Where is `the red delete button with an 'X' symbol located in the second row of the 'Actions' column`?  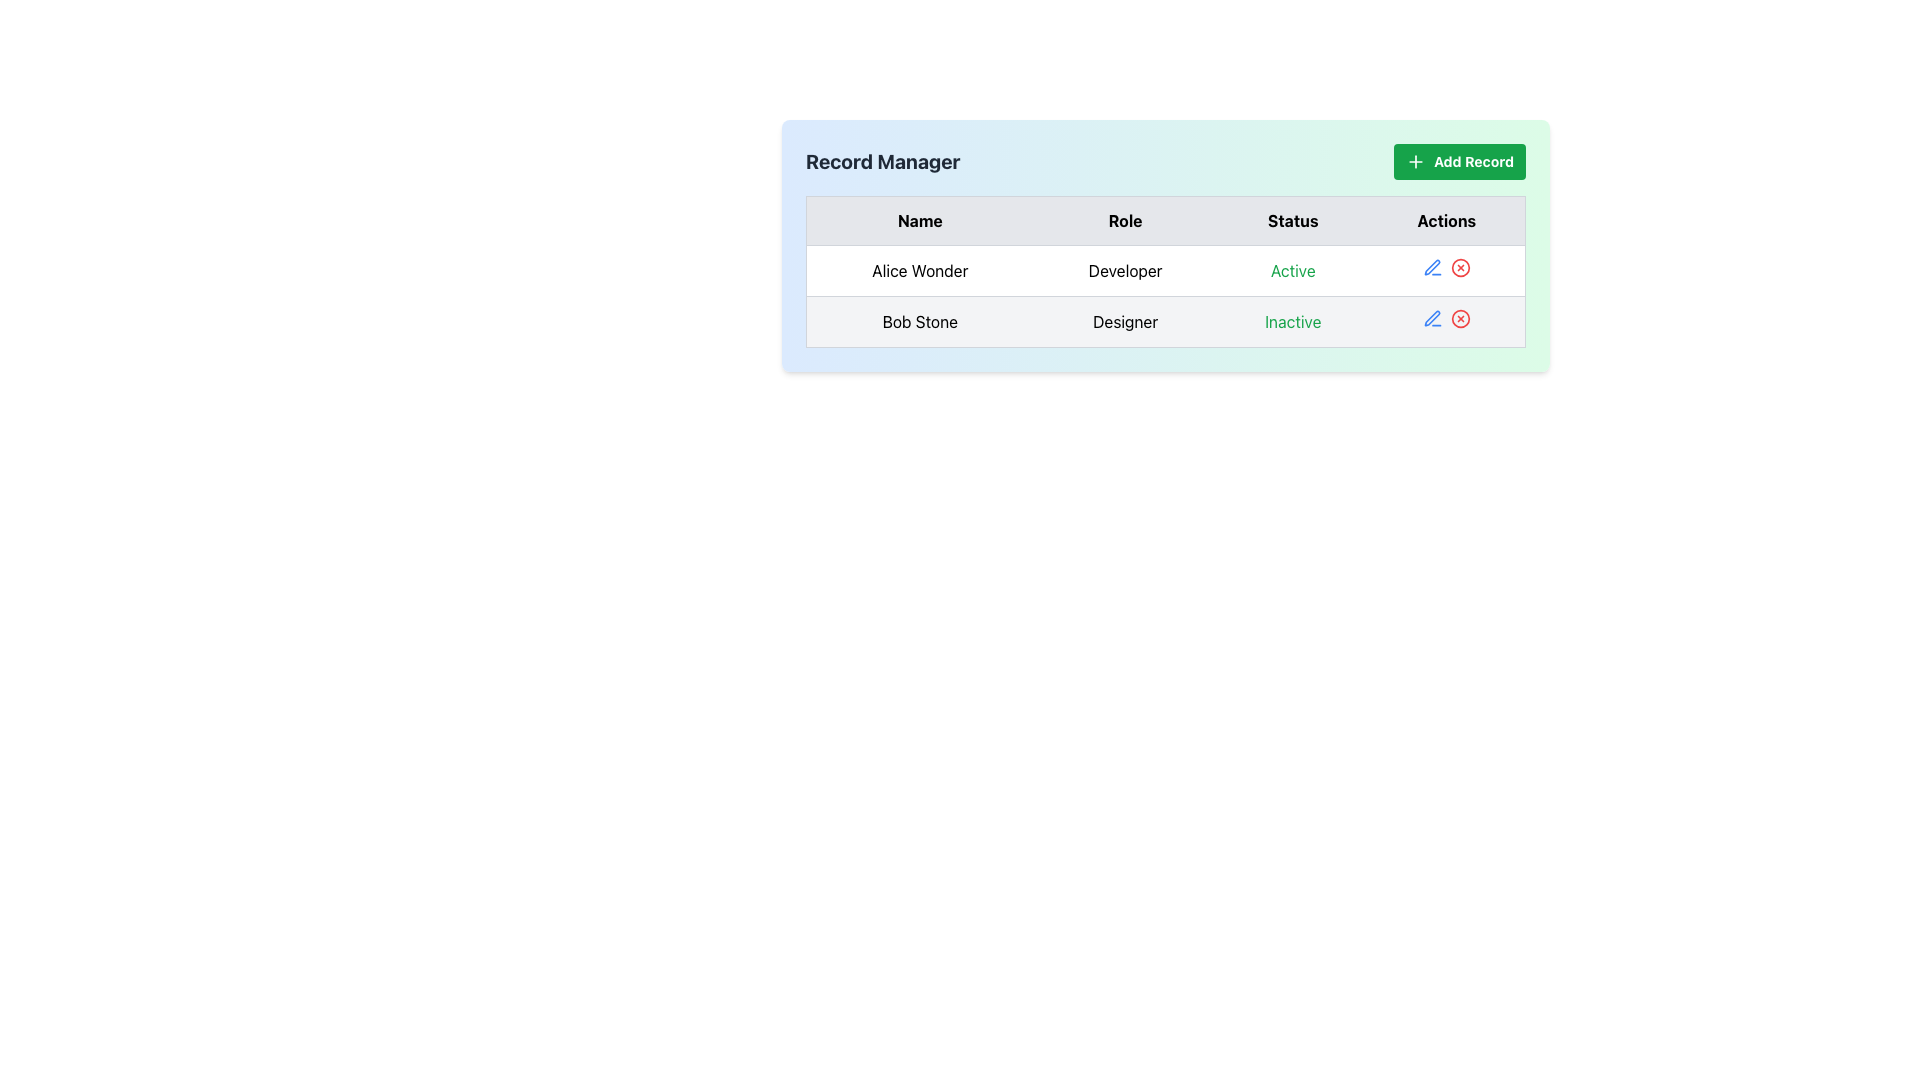 the red delete button with an 'X' symbol located in the second row of the 'Actions' column is located at coordinates (1460, 318).